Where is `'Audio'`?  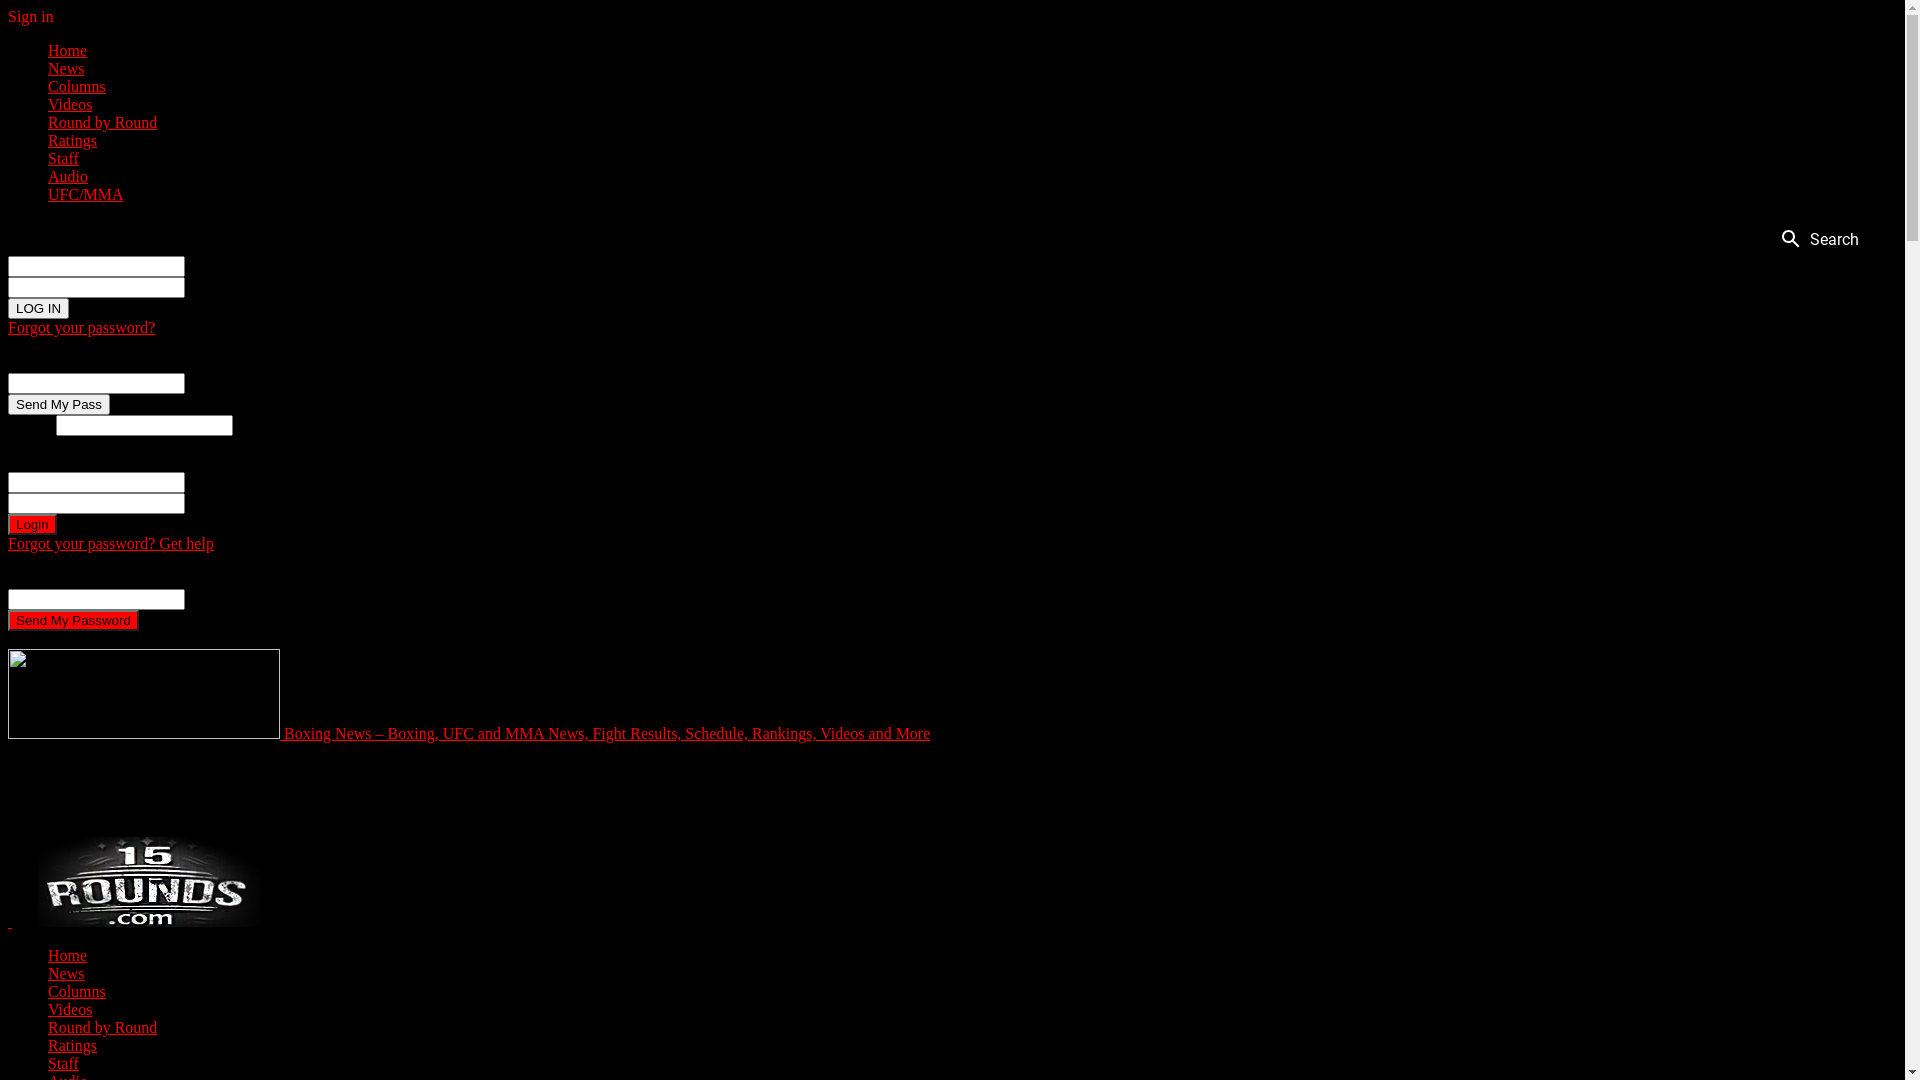
'Audio' is located at coordinates (67, 175).